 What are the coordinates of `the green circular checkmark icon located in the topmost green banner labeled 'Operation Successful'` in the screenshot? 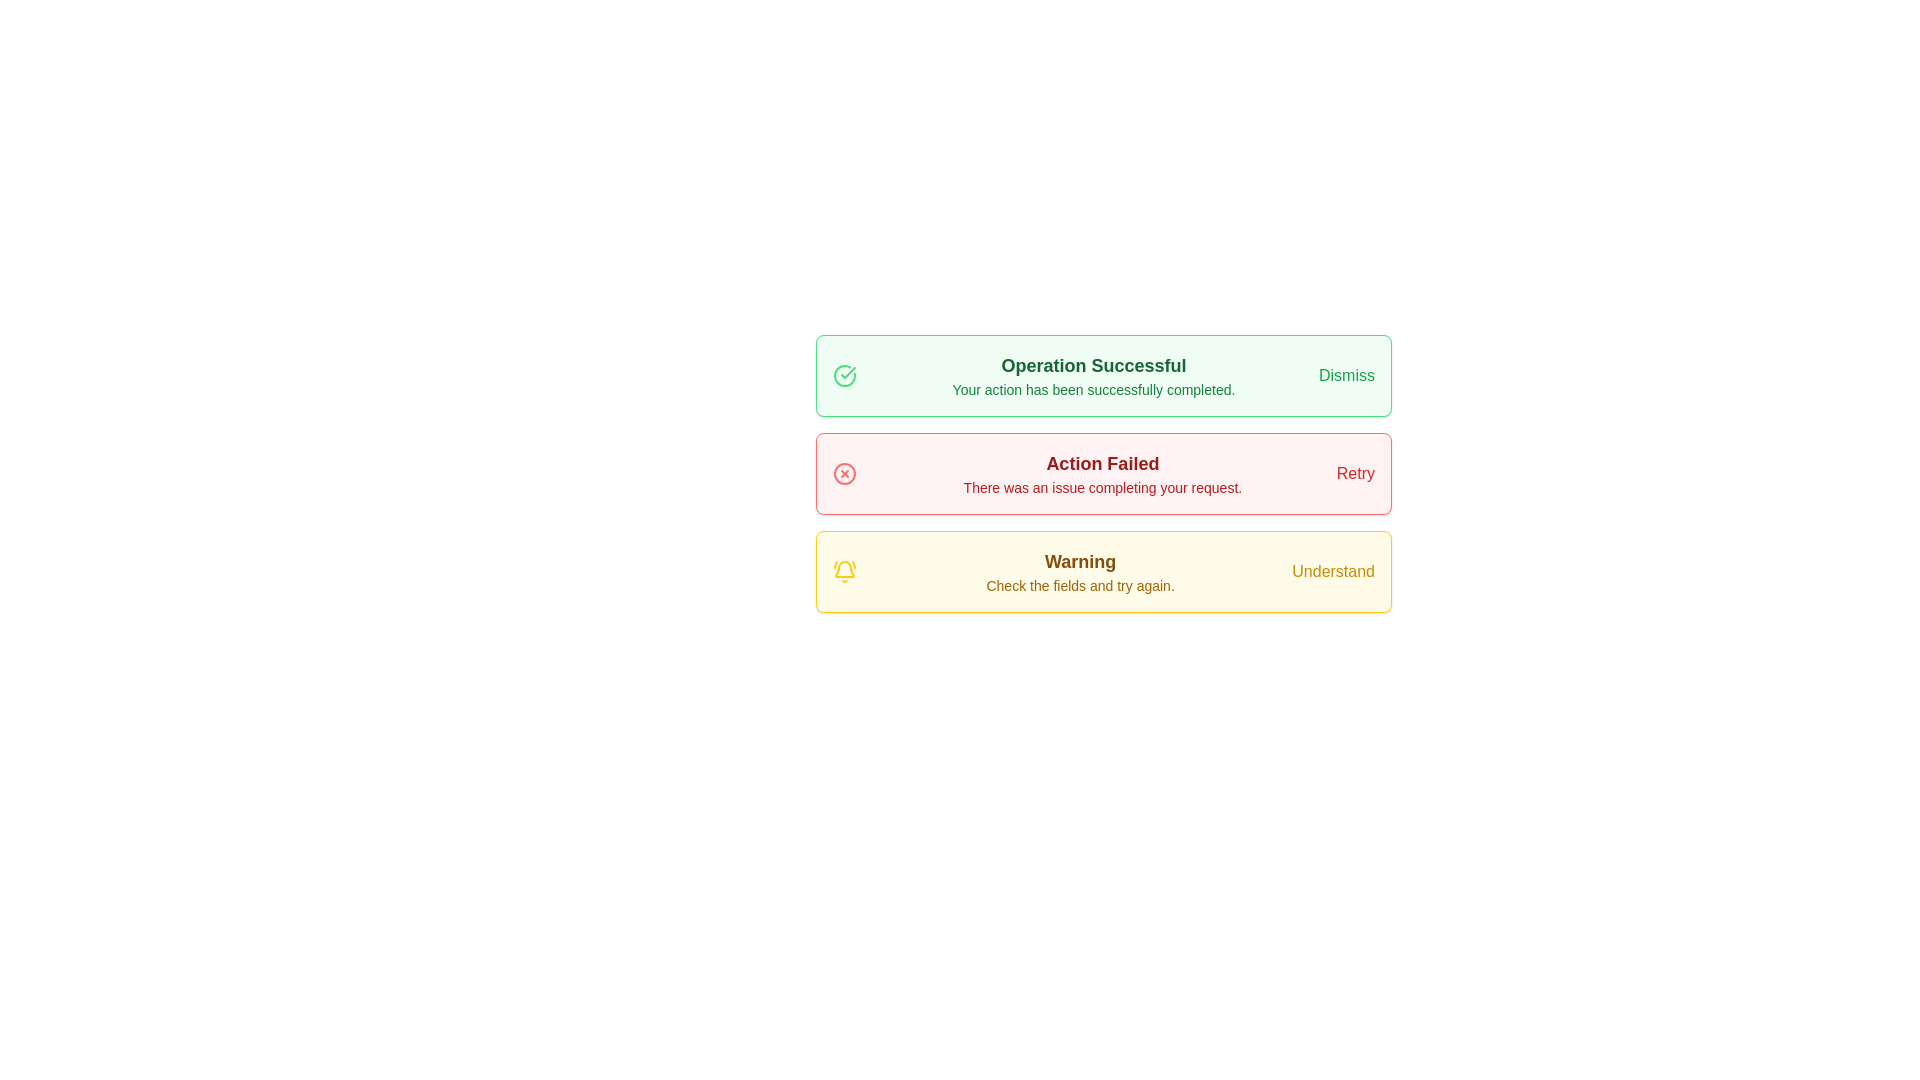 It's located at (844, 375).